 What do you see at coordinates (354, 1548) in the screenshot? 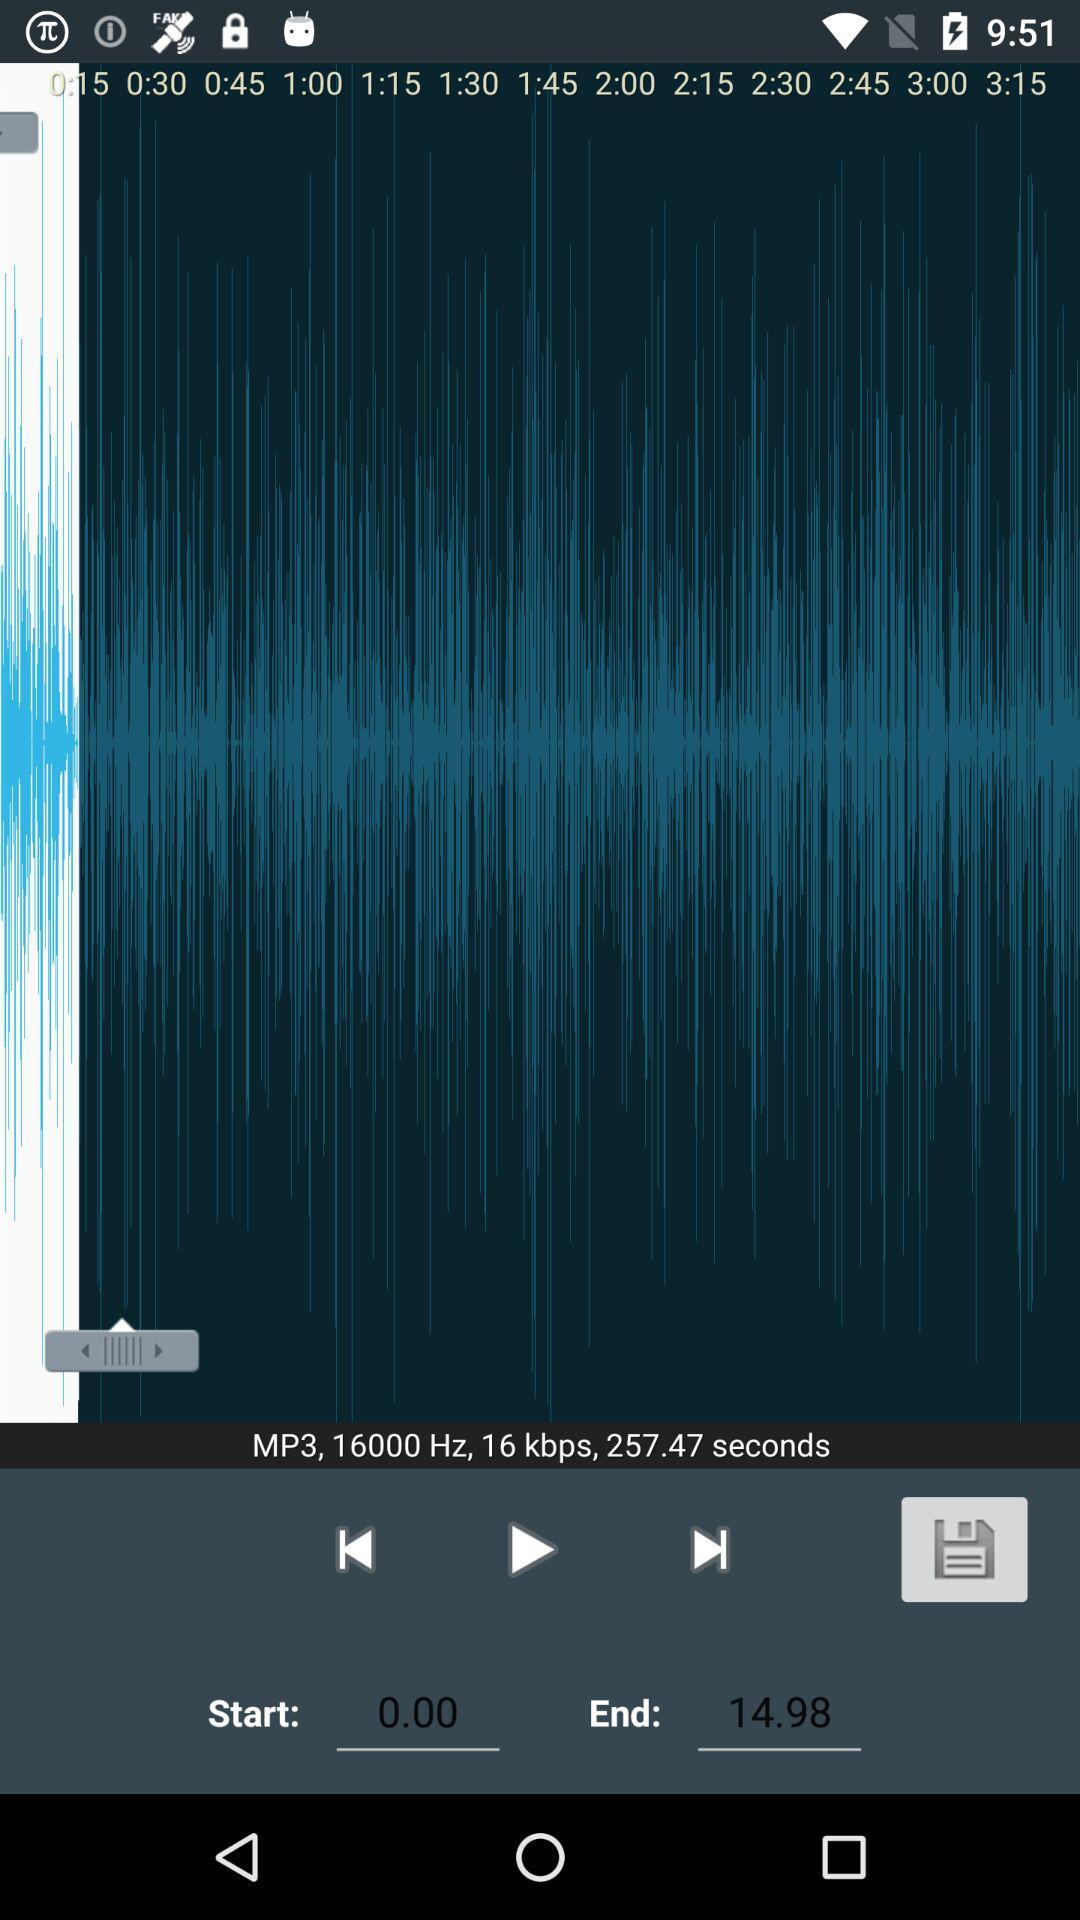
I see `previous button which is above start` at bounding box center [354, 1548].